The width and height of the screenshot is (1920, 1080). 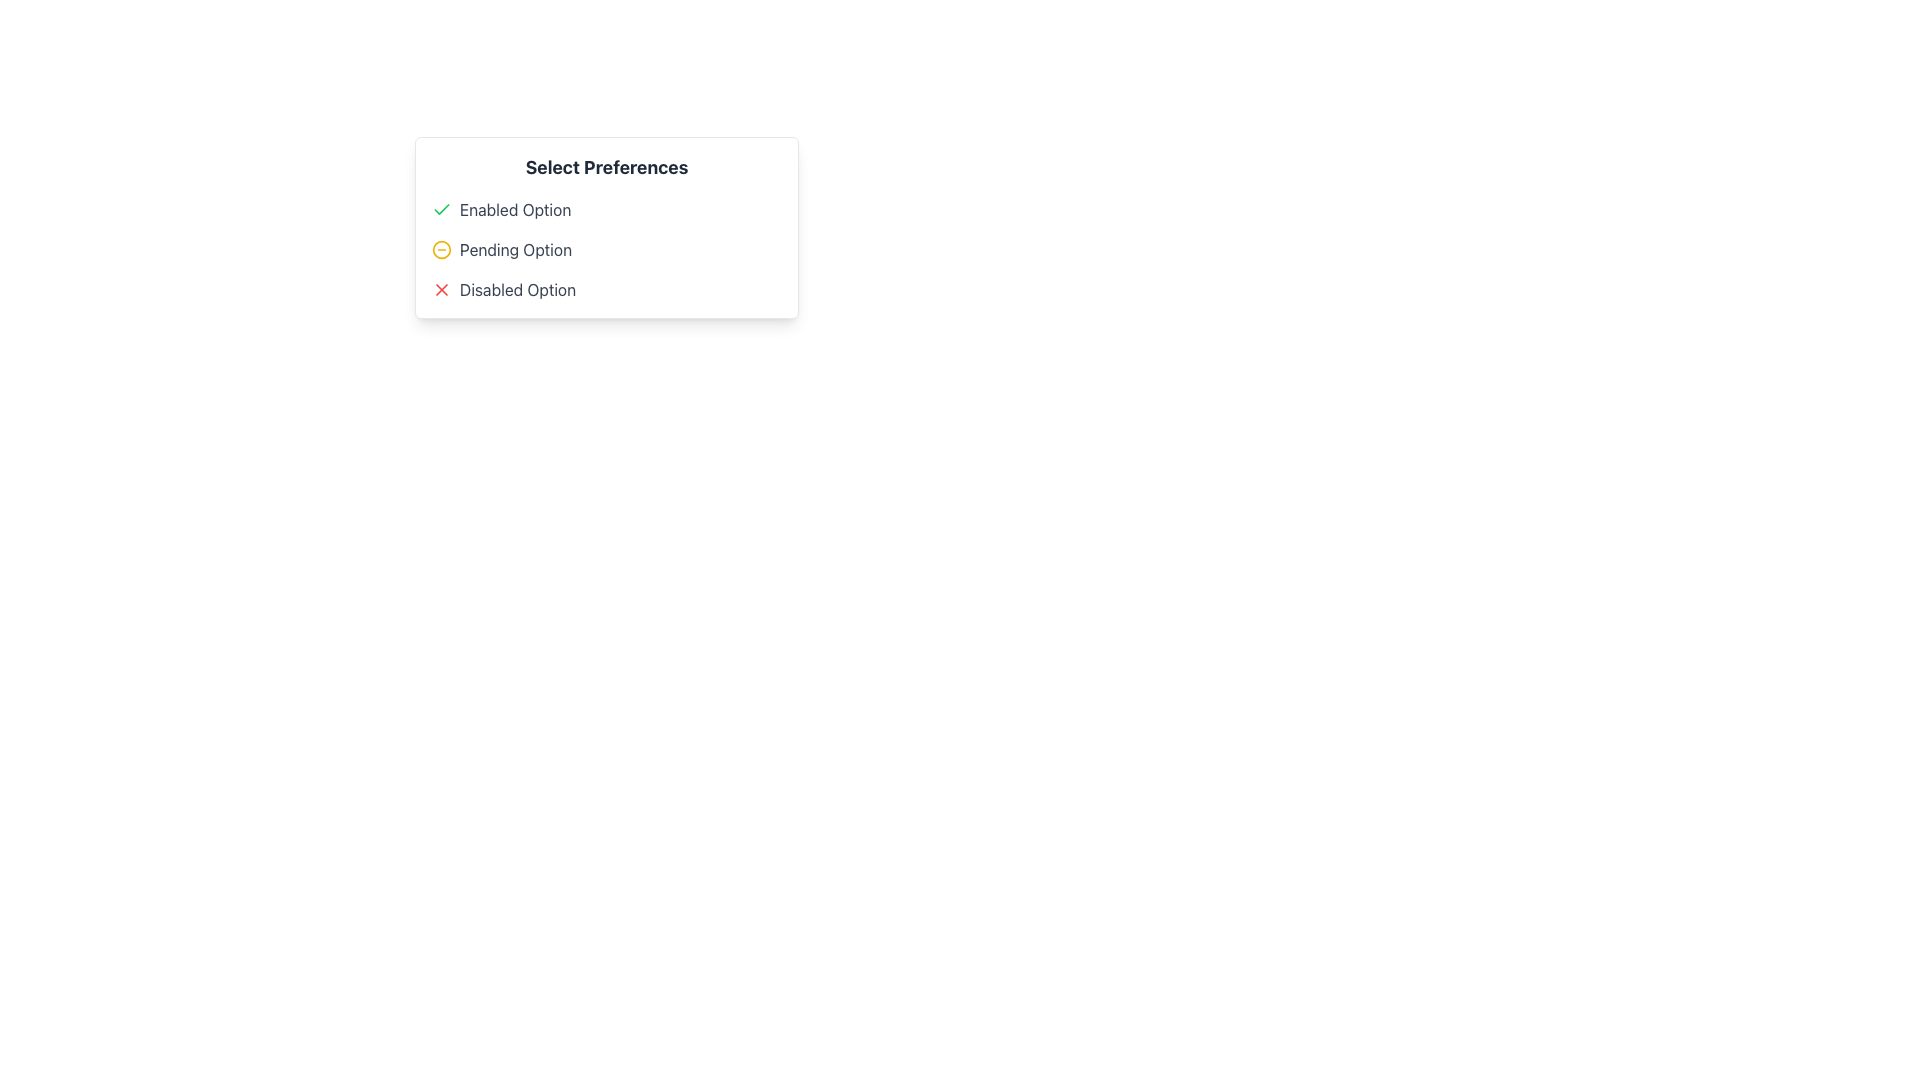 What do you see at coordinates (440, 208) in the screenshot?
I see `the small green-colored checkmark icon located at the top-left corner of the options list under 'Select Preferences', associated with the 'Enabled Option'` at bounding box center [440, 208].